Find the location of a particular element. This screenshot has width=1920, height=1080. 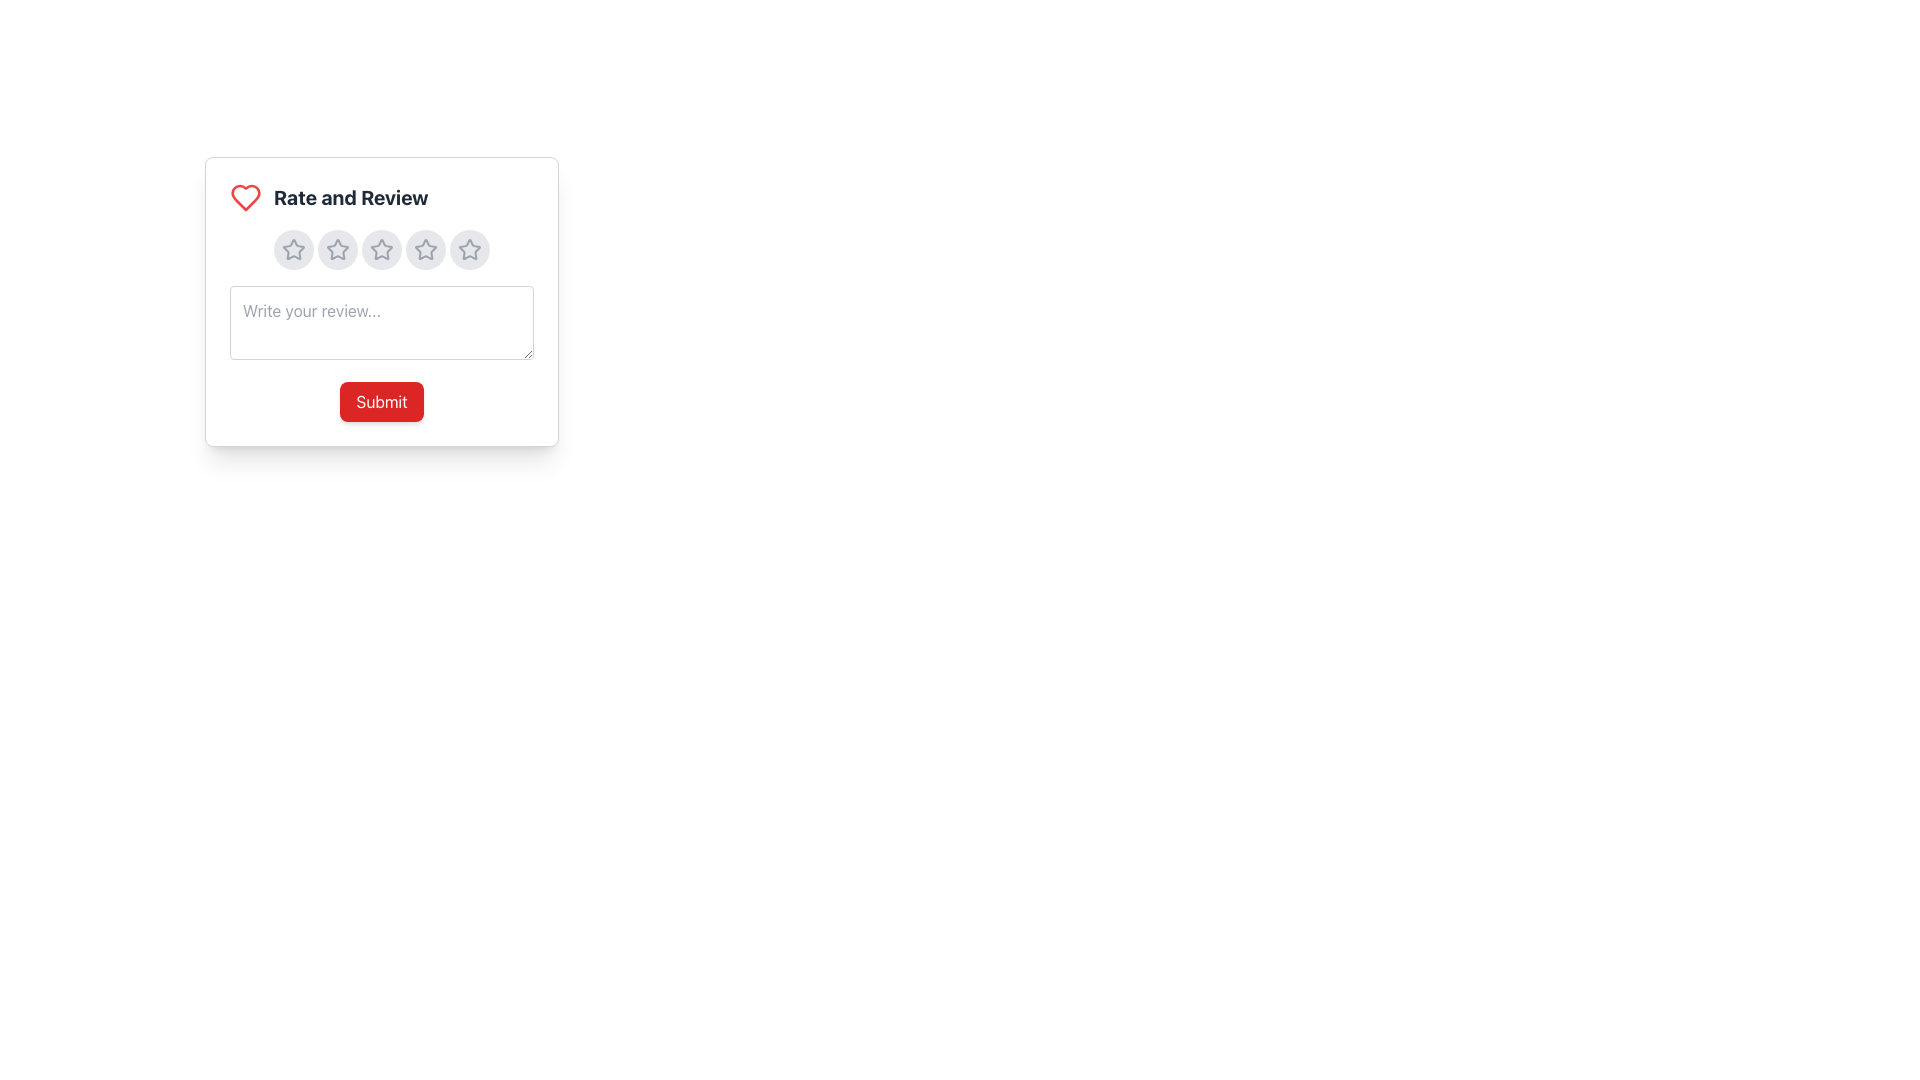

the highlighted star in the Rating Star Component, which is part of the 'Rate and Review' section is located at coordinates (382, 249).